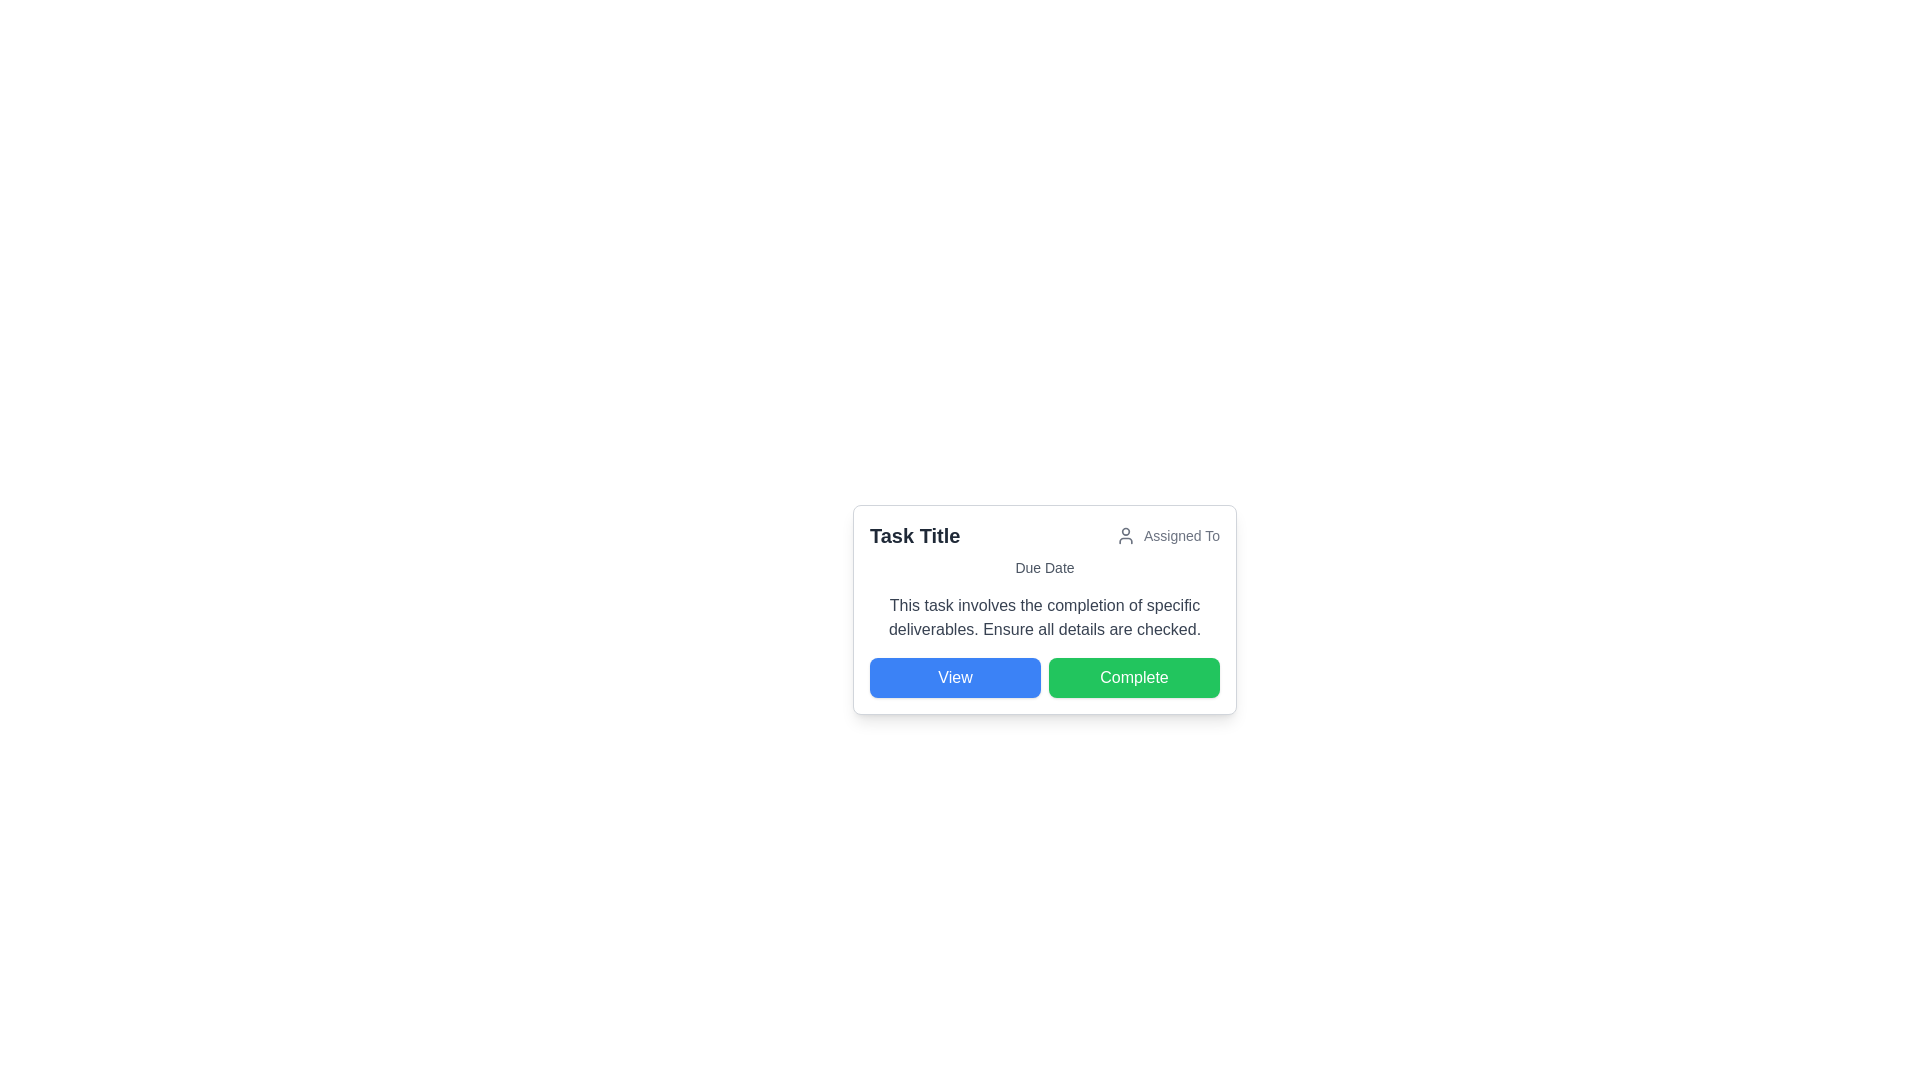 The height and width of the screenshot is (1080, 1920). What do you see at coordinates (1181, 535) in the screenshot?
I see `the text label indicating the assigned owner of the task in the upper-right section of the task card, located beside the user icon` at bounding box center [1181, 535].